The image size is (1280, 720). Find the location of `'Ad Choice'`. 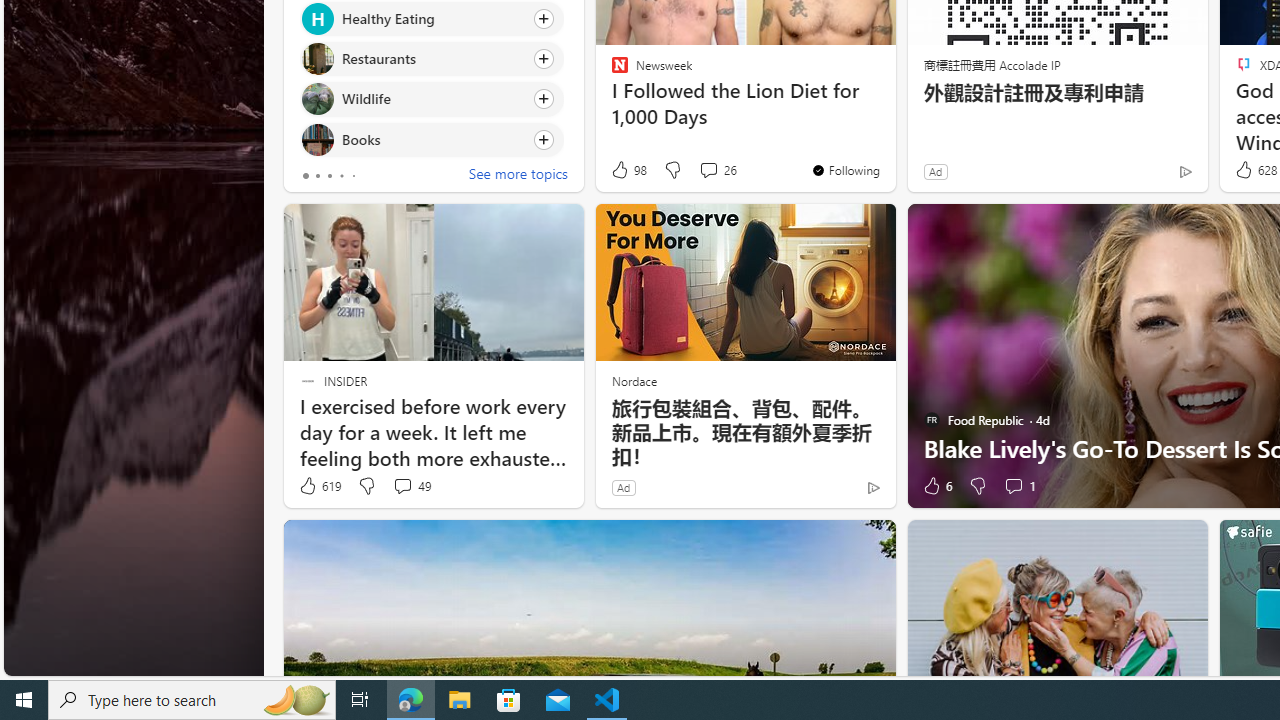

'Ad Choice' is located at coordinates (873, 487).